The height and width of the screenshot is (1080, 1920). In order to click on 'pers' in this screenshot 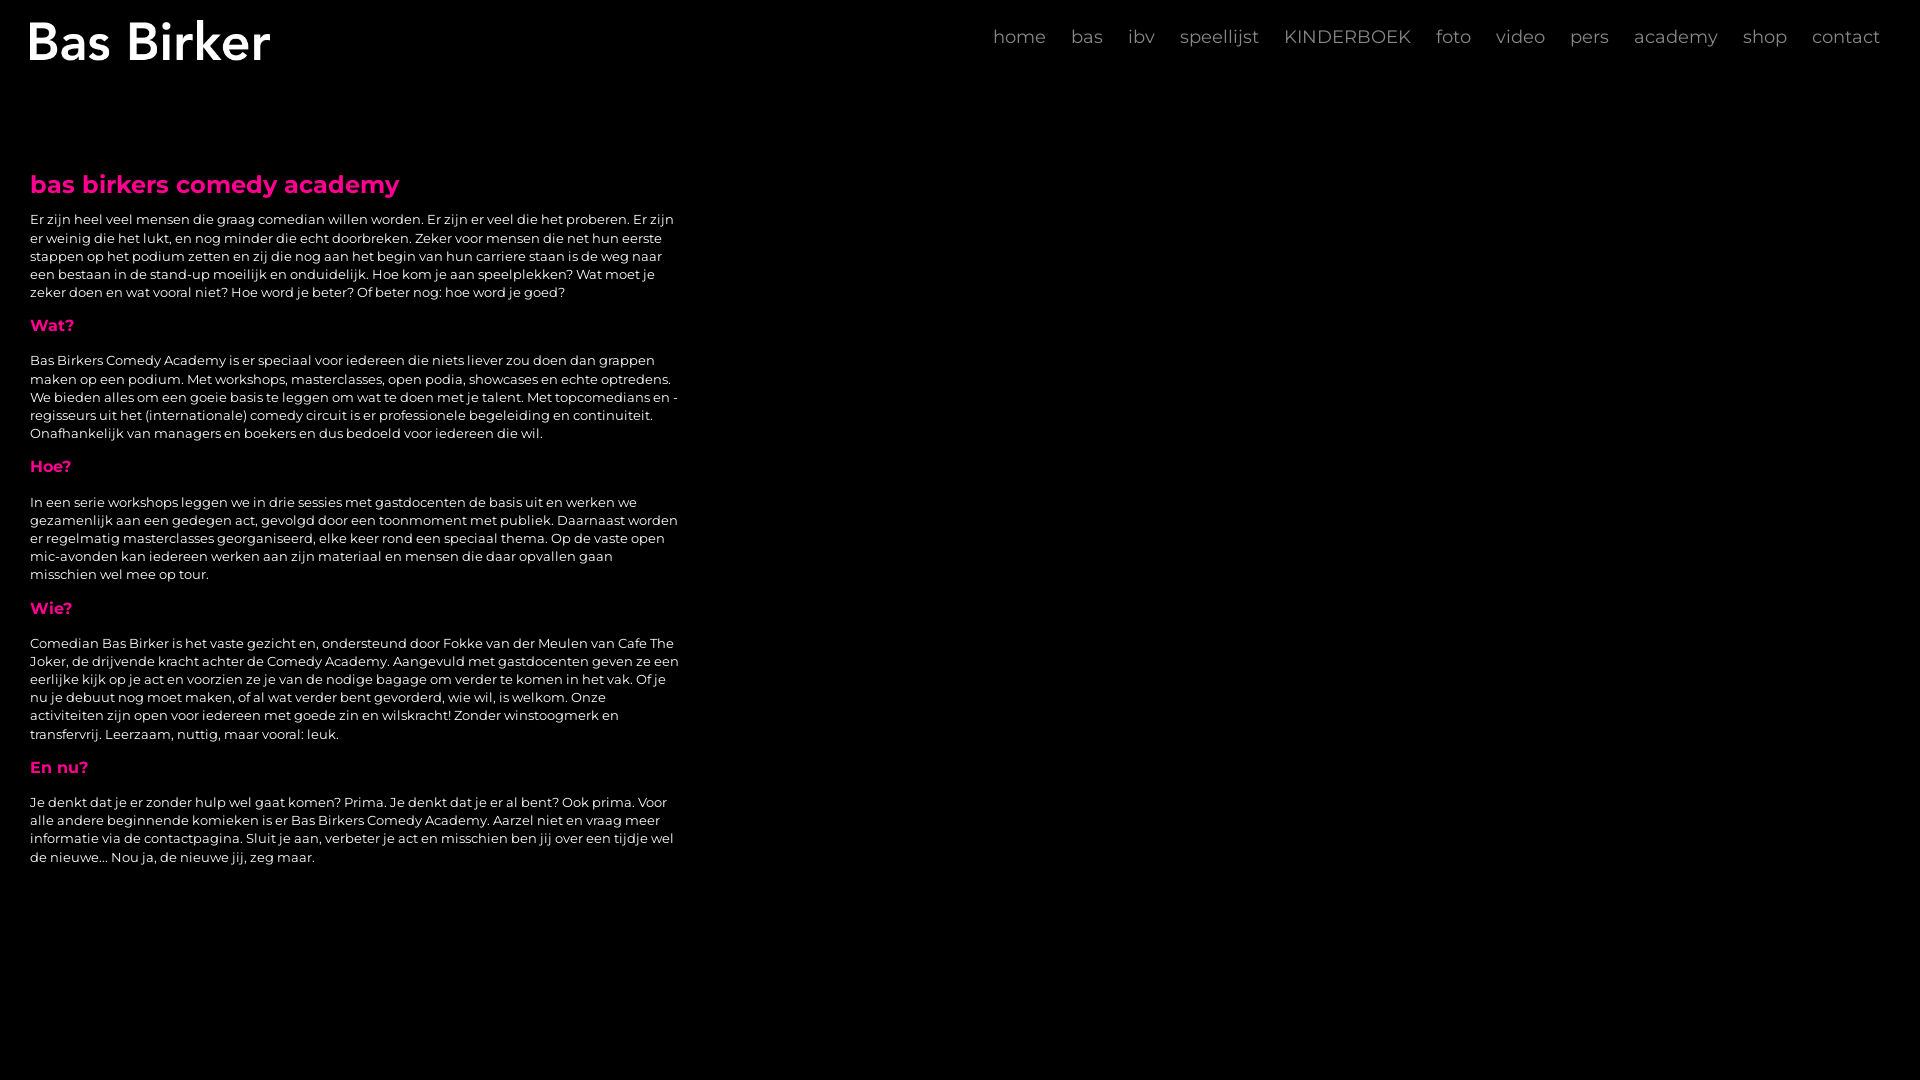, I will do `click(1588, 37)`.